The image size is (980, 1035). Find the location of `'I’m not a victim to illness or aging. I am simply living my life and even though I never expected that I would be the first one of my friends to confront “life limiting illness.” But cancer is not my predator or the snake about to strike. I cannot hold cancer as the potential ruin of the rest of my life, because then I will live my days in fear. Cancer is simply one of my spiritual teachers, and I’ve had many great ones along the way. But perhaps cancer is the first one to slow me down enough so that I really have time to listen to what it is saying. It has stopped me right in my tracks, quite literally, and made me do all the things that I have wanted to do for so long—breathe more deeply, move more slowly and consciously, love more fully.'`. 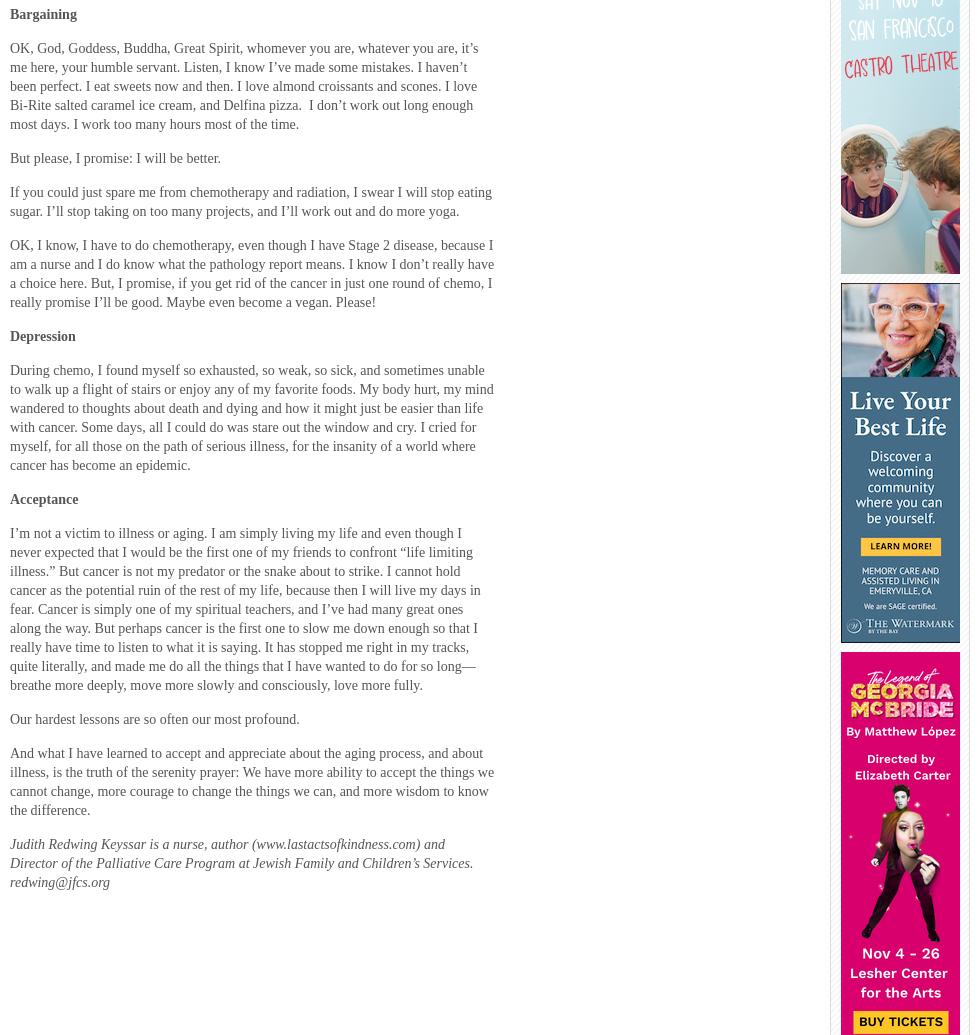

'I’m not a victim to illness or aging. I am simply living my life and even though I never expected that I would be the first one of my friends to confront “life limiting illness.” But cancer is not my predator or the snake about to strike. I cannot hold cancer as the potential ruin of the rest of my life, because then I will live my days in fear. Cancer is simply one of my spiritual teachers, and I’ve had many great ones along the way. But perhaps cancer is the first one to slow me down enough so that I really have time to listen to what it is saying. It has stopped me right in my tracks, quite literally, and made me do all the things that I have wanted to do for so long—breathe more deeply, move more slowly and consciously, love more fully.' is located at coordinates (9, 607).